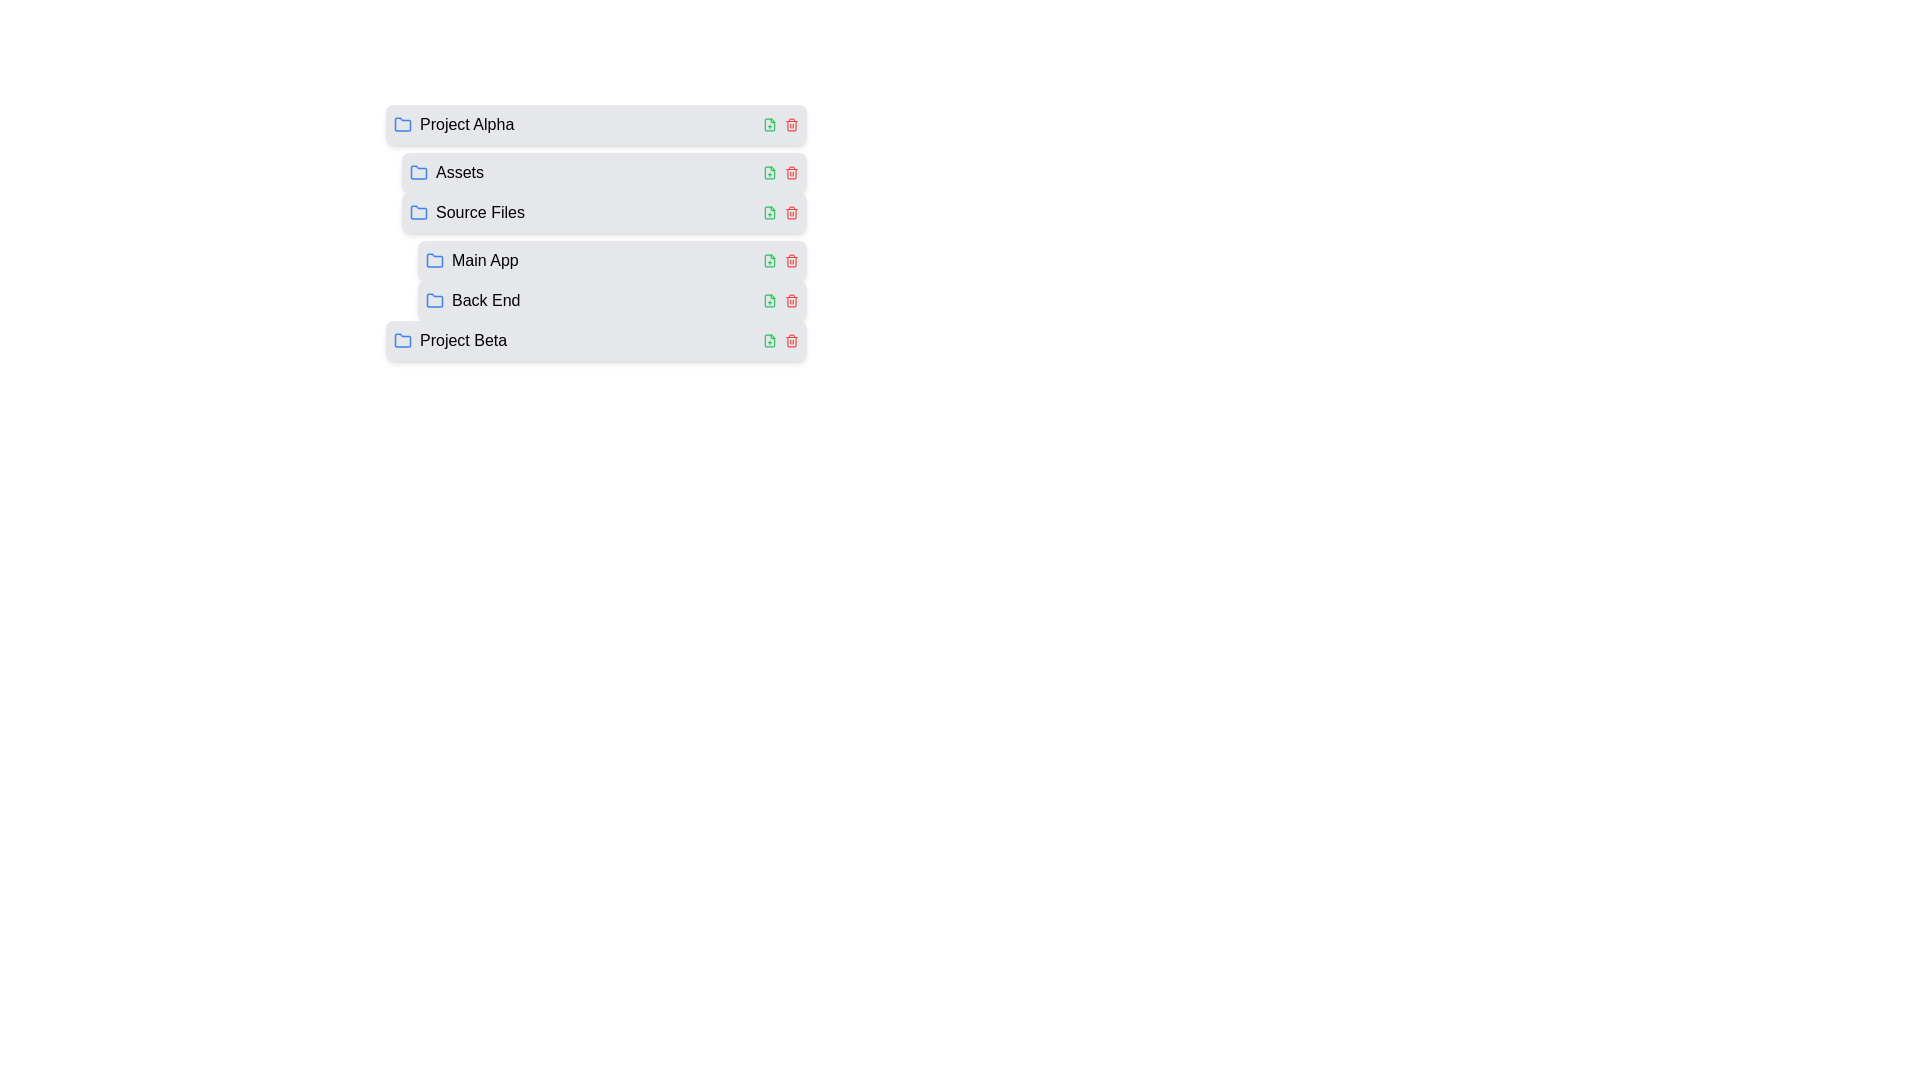  I want to click on the green-colored icon button with a 'plus' symbol, located in the 'Back End' row, so click(768, 300).